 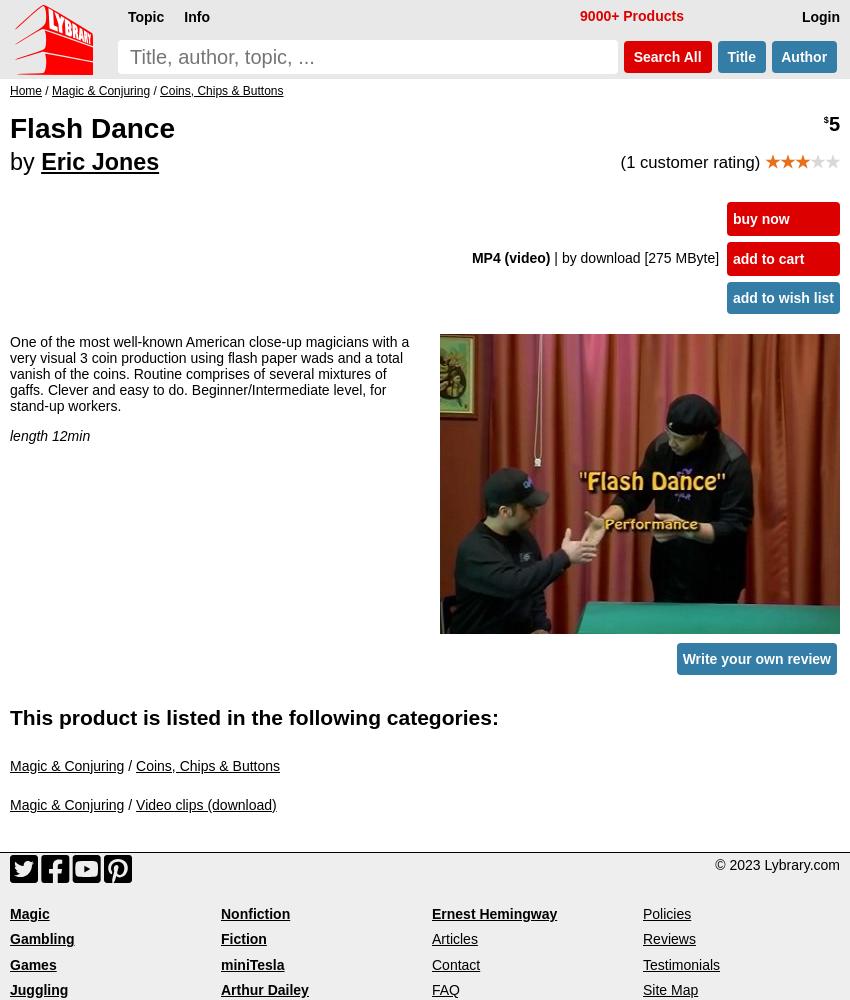 I want to click on '(1 customer rating)', so click(x=691, y=161).